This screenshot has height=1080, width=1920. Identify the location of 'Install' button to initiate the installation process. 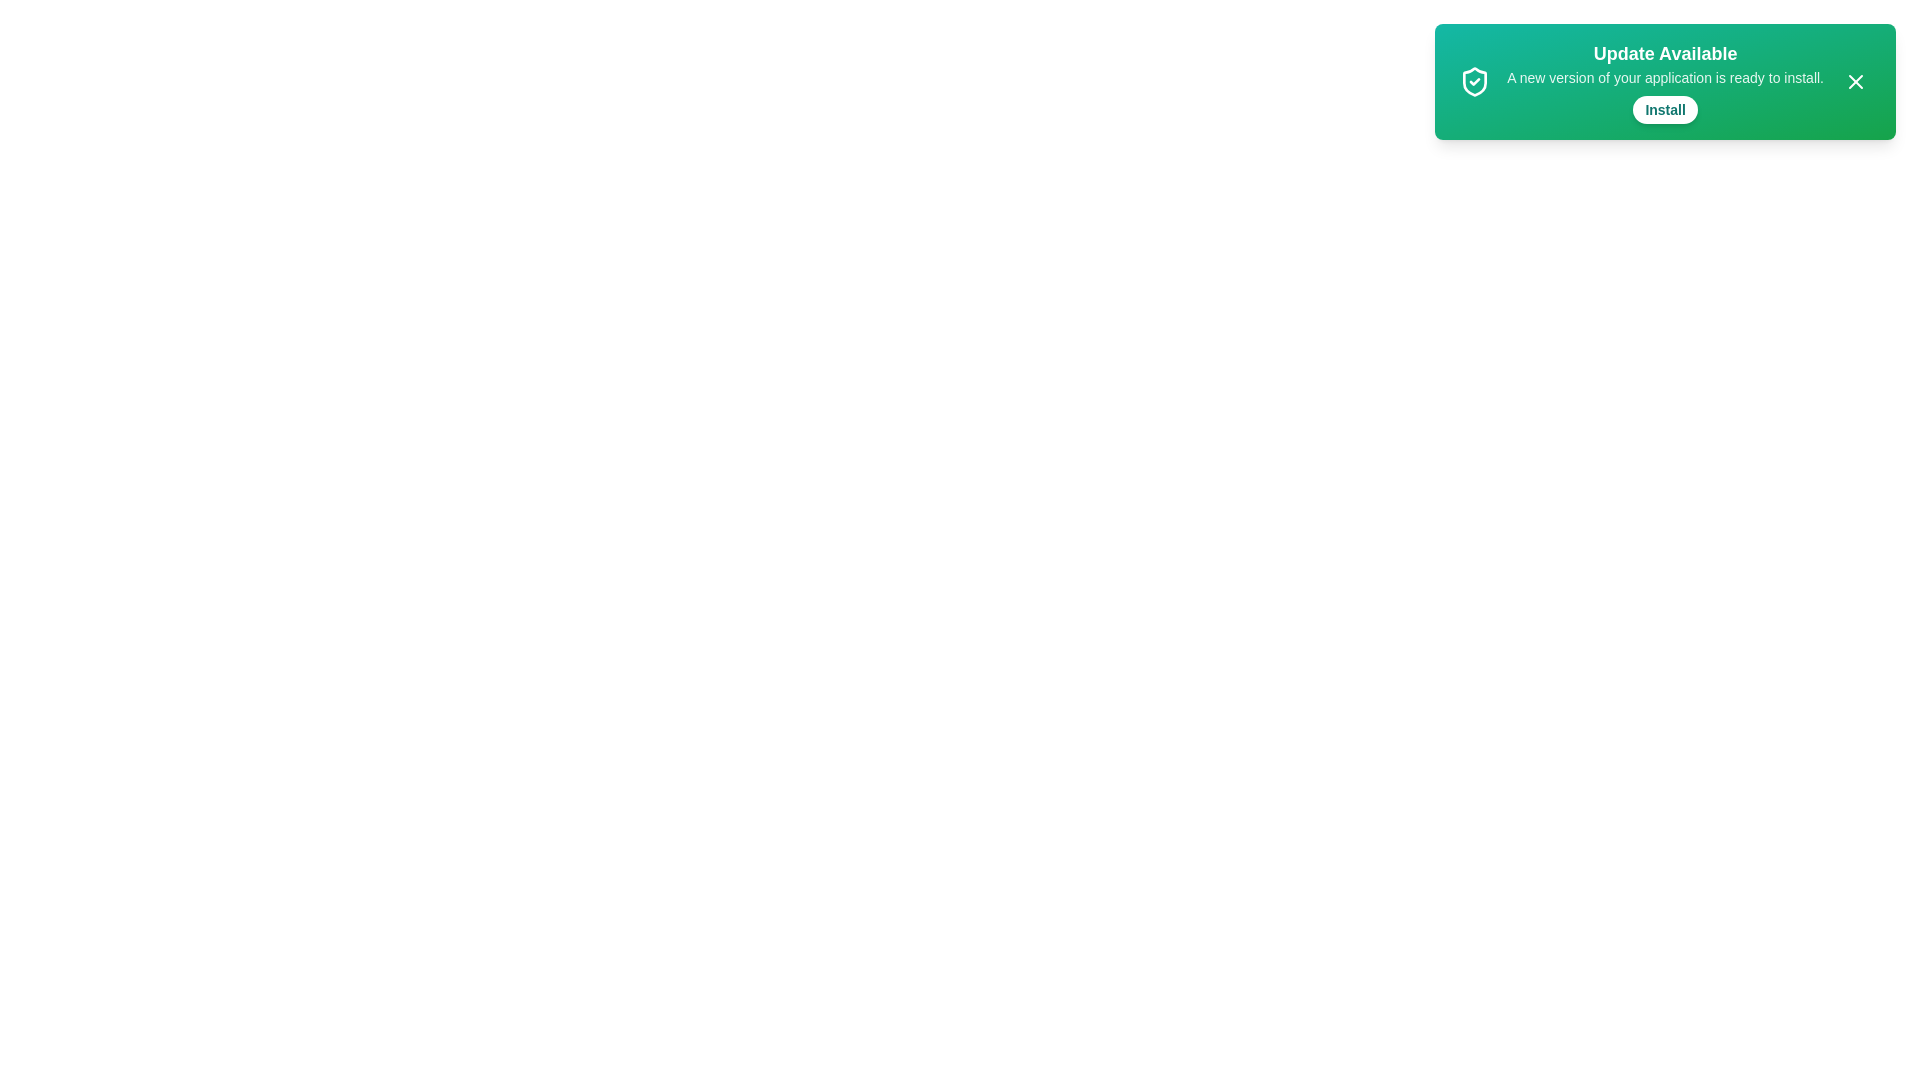
(1665, 110).